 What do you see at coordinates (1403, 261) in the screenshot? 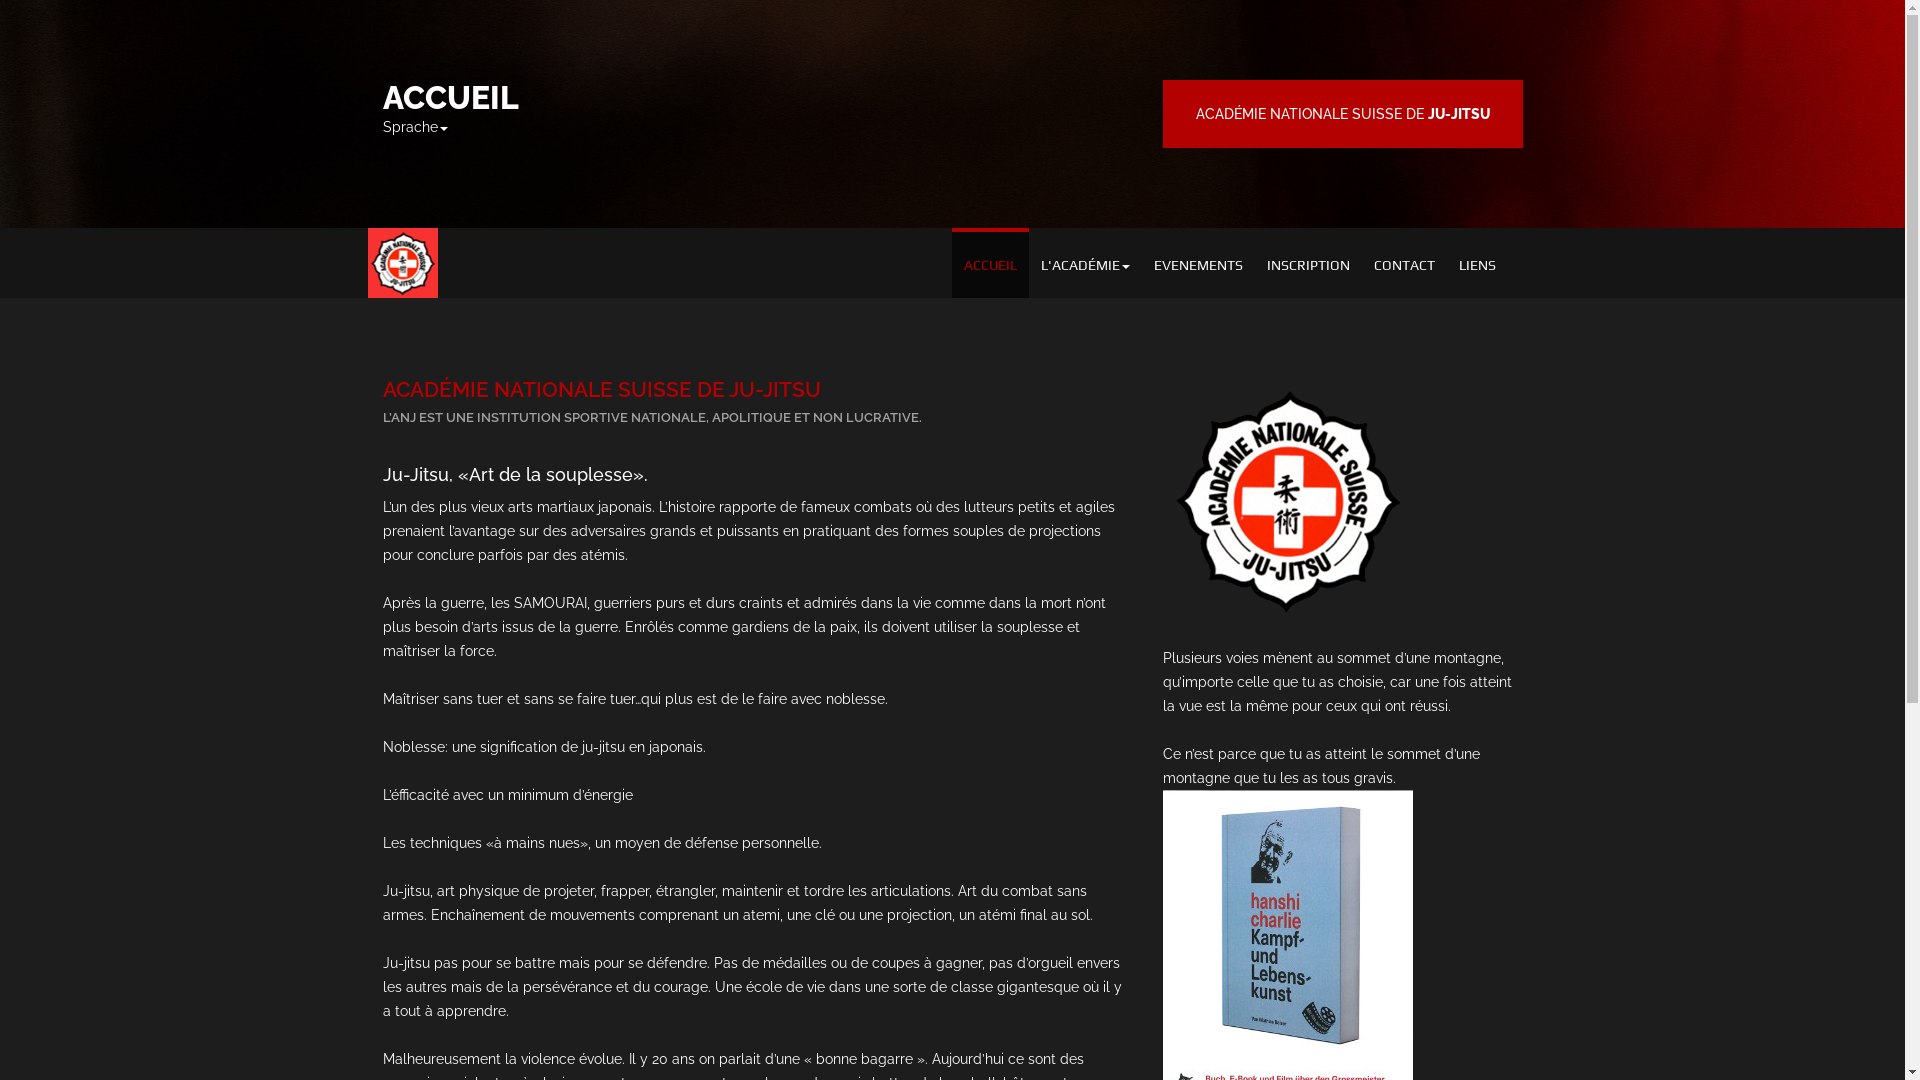
I see `'CONTACT'` at bounding box center [1403, 261].